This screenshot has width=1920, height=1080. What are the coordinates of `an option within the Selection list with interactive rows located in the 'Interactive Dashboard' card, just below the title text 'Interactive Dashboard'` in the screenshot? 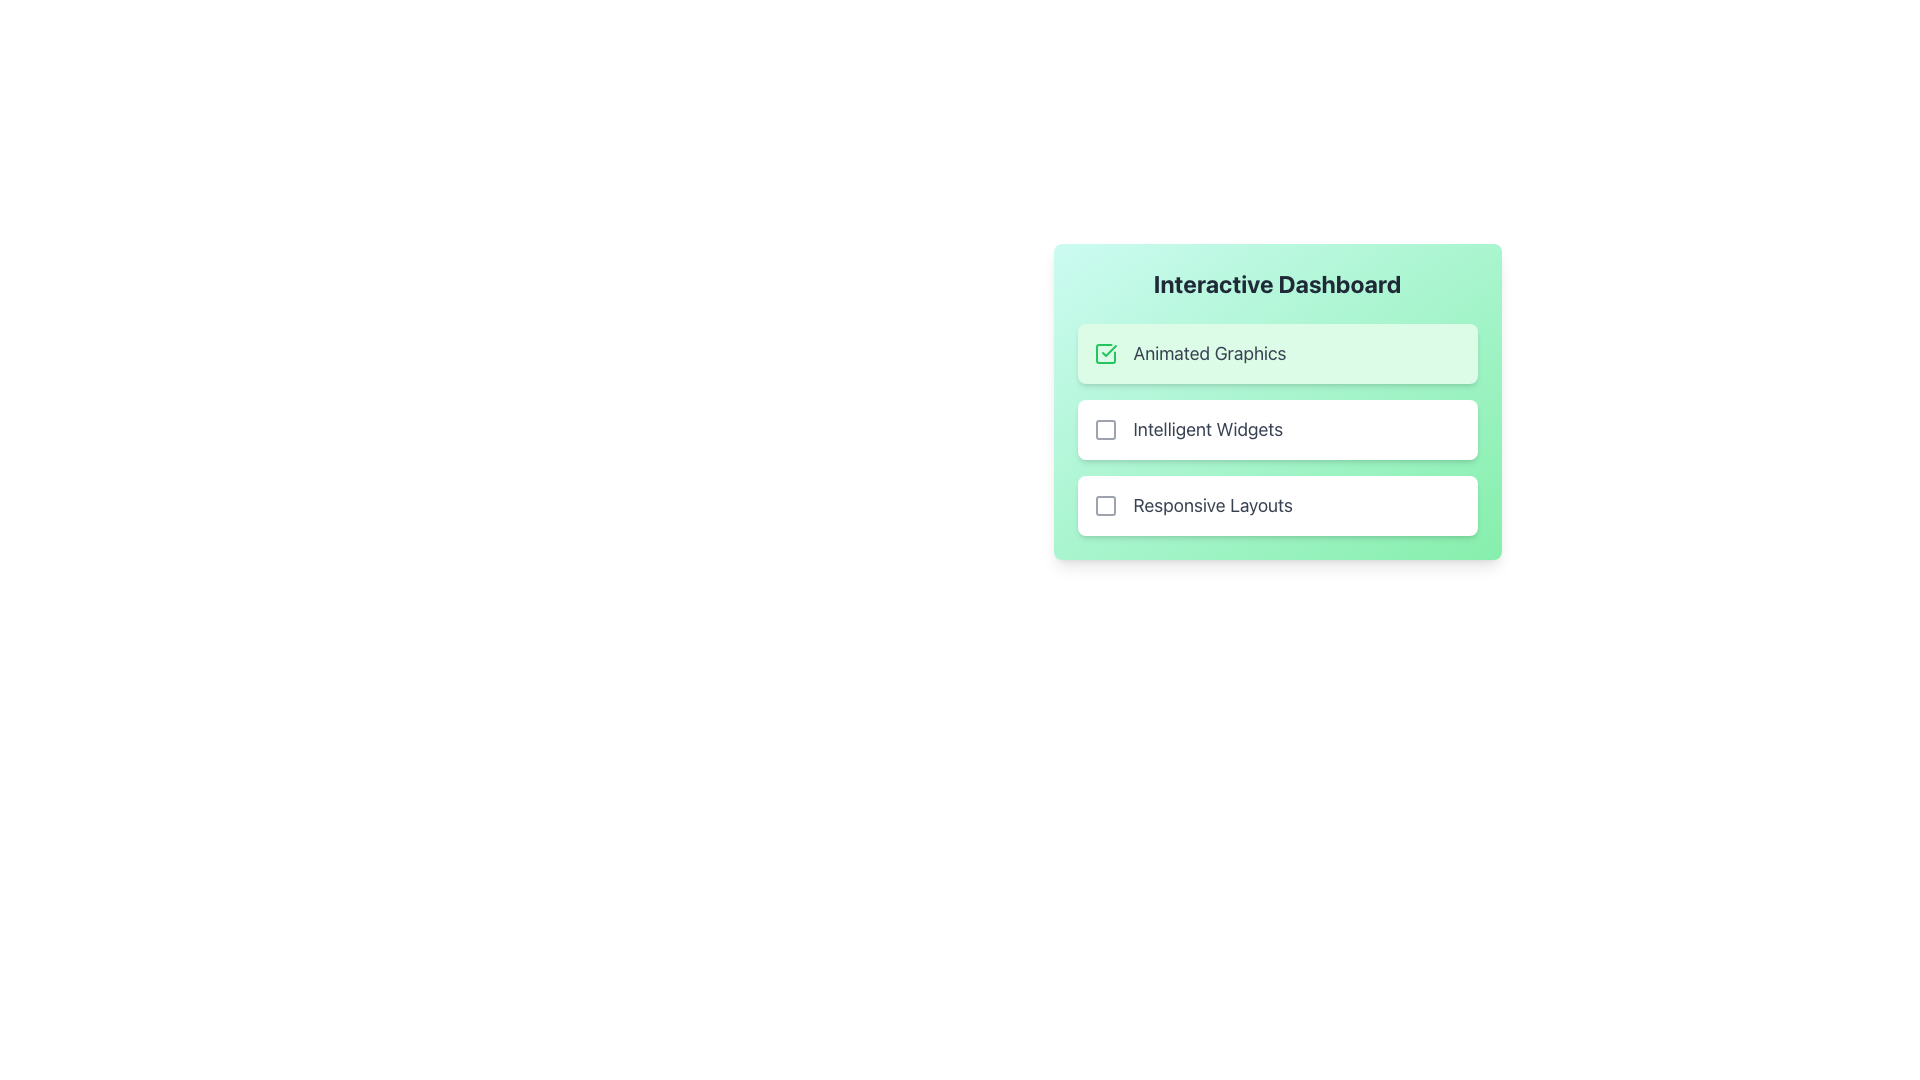 It's located at (1276, 428).